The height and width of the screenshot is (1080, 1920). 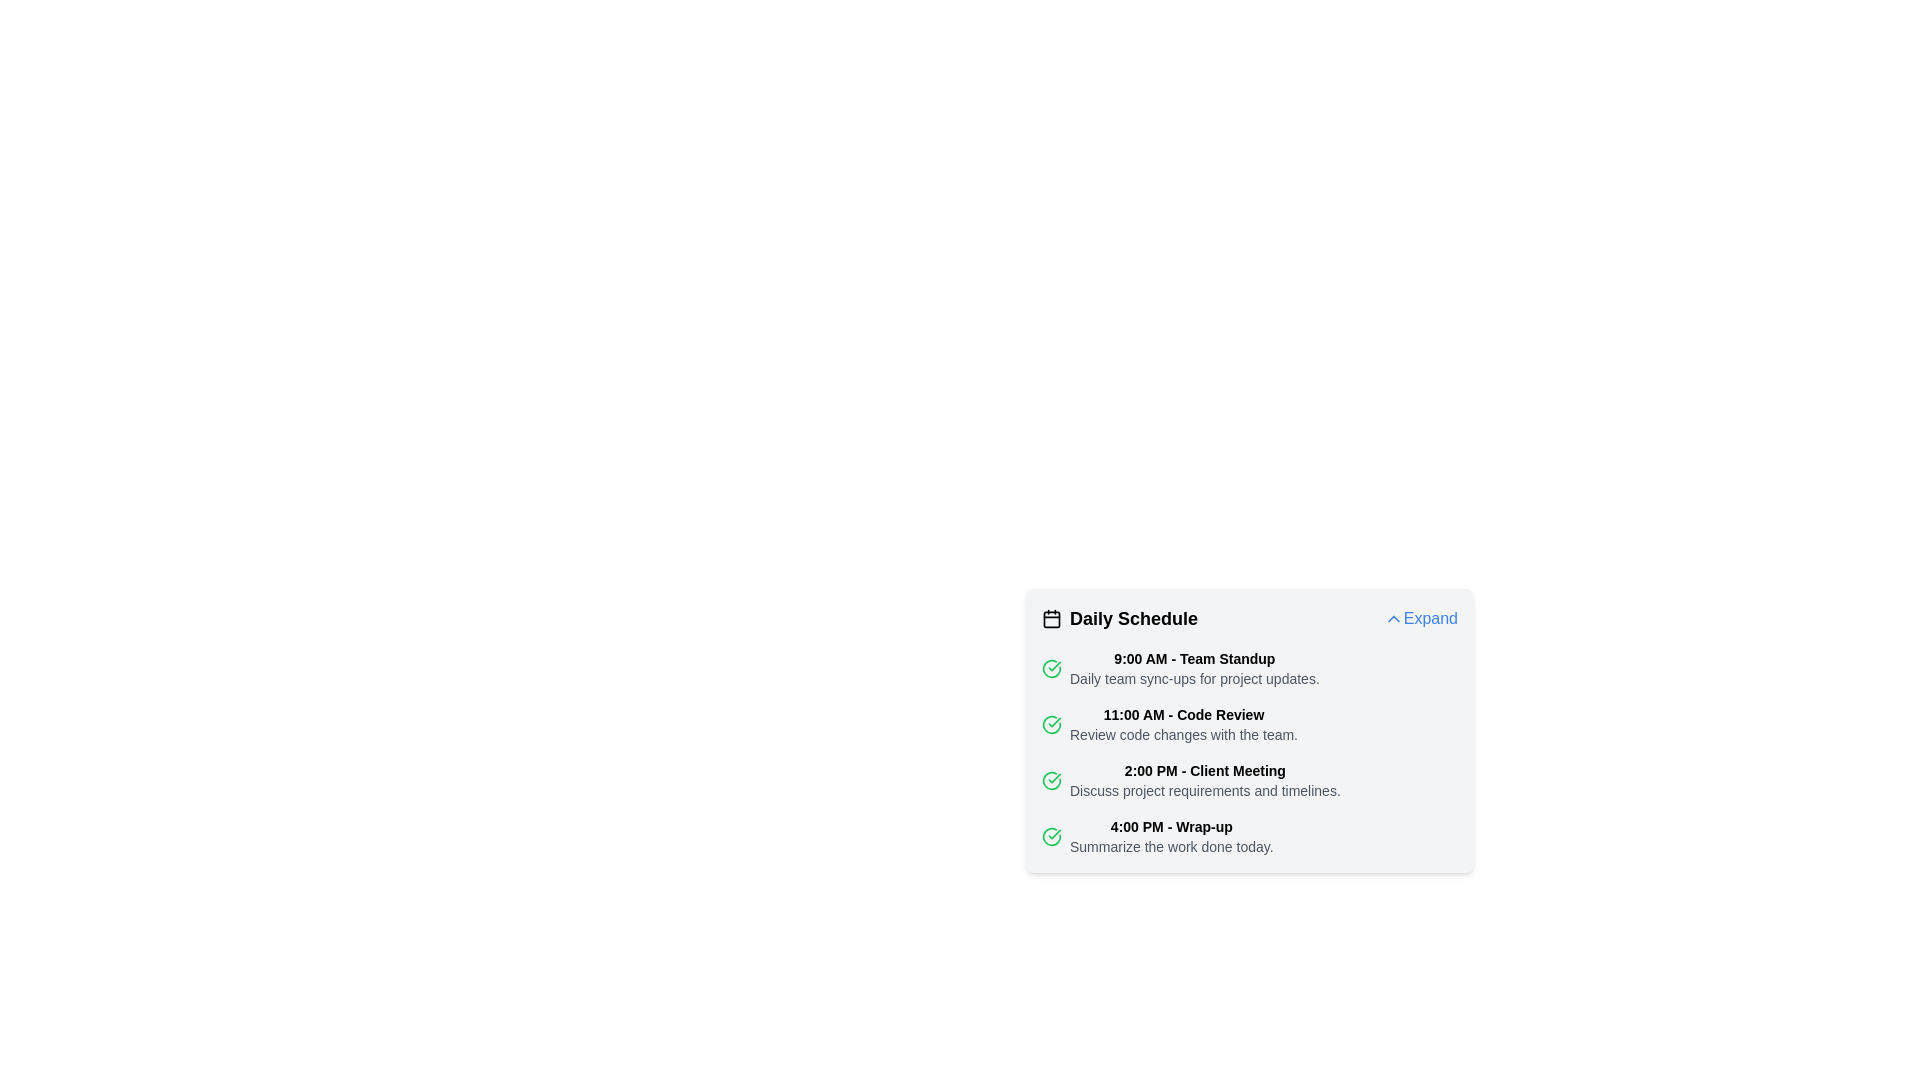 I want to click on the text label that provides additional information for the '4:00 PM - Wrap-up' schedule entry in the 'Daily Schedule' section, so click(x=1171, y=847).